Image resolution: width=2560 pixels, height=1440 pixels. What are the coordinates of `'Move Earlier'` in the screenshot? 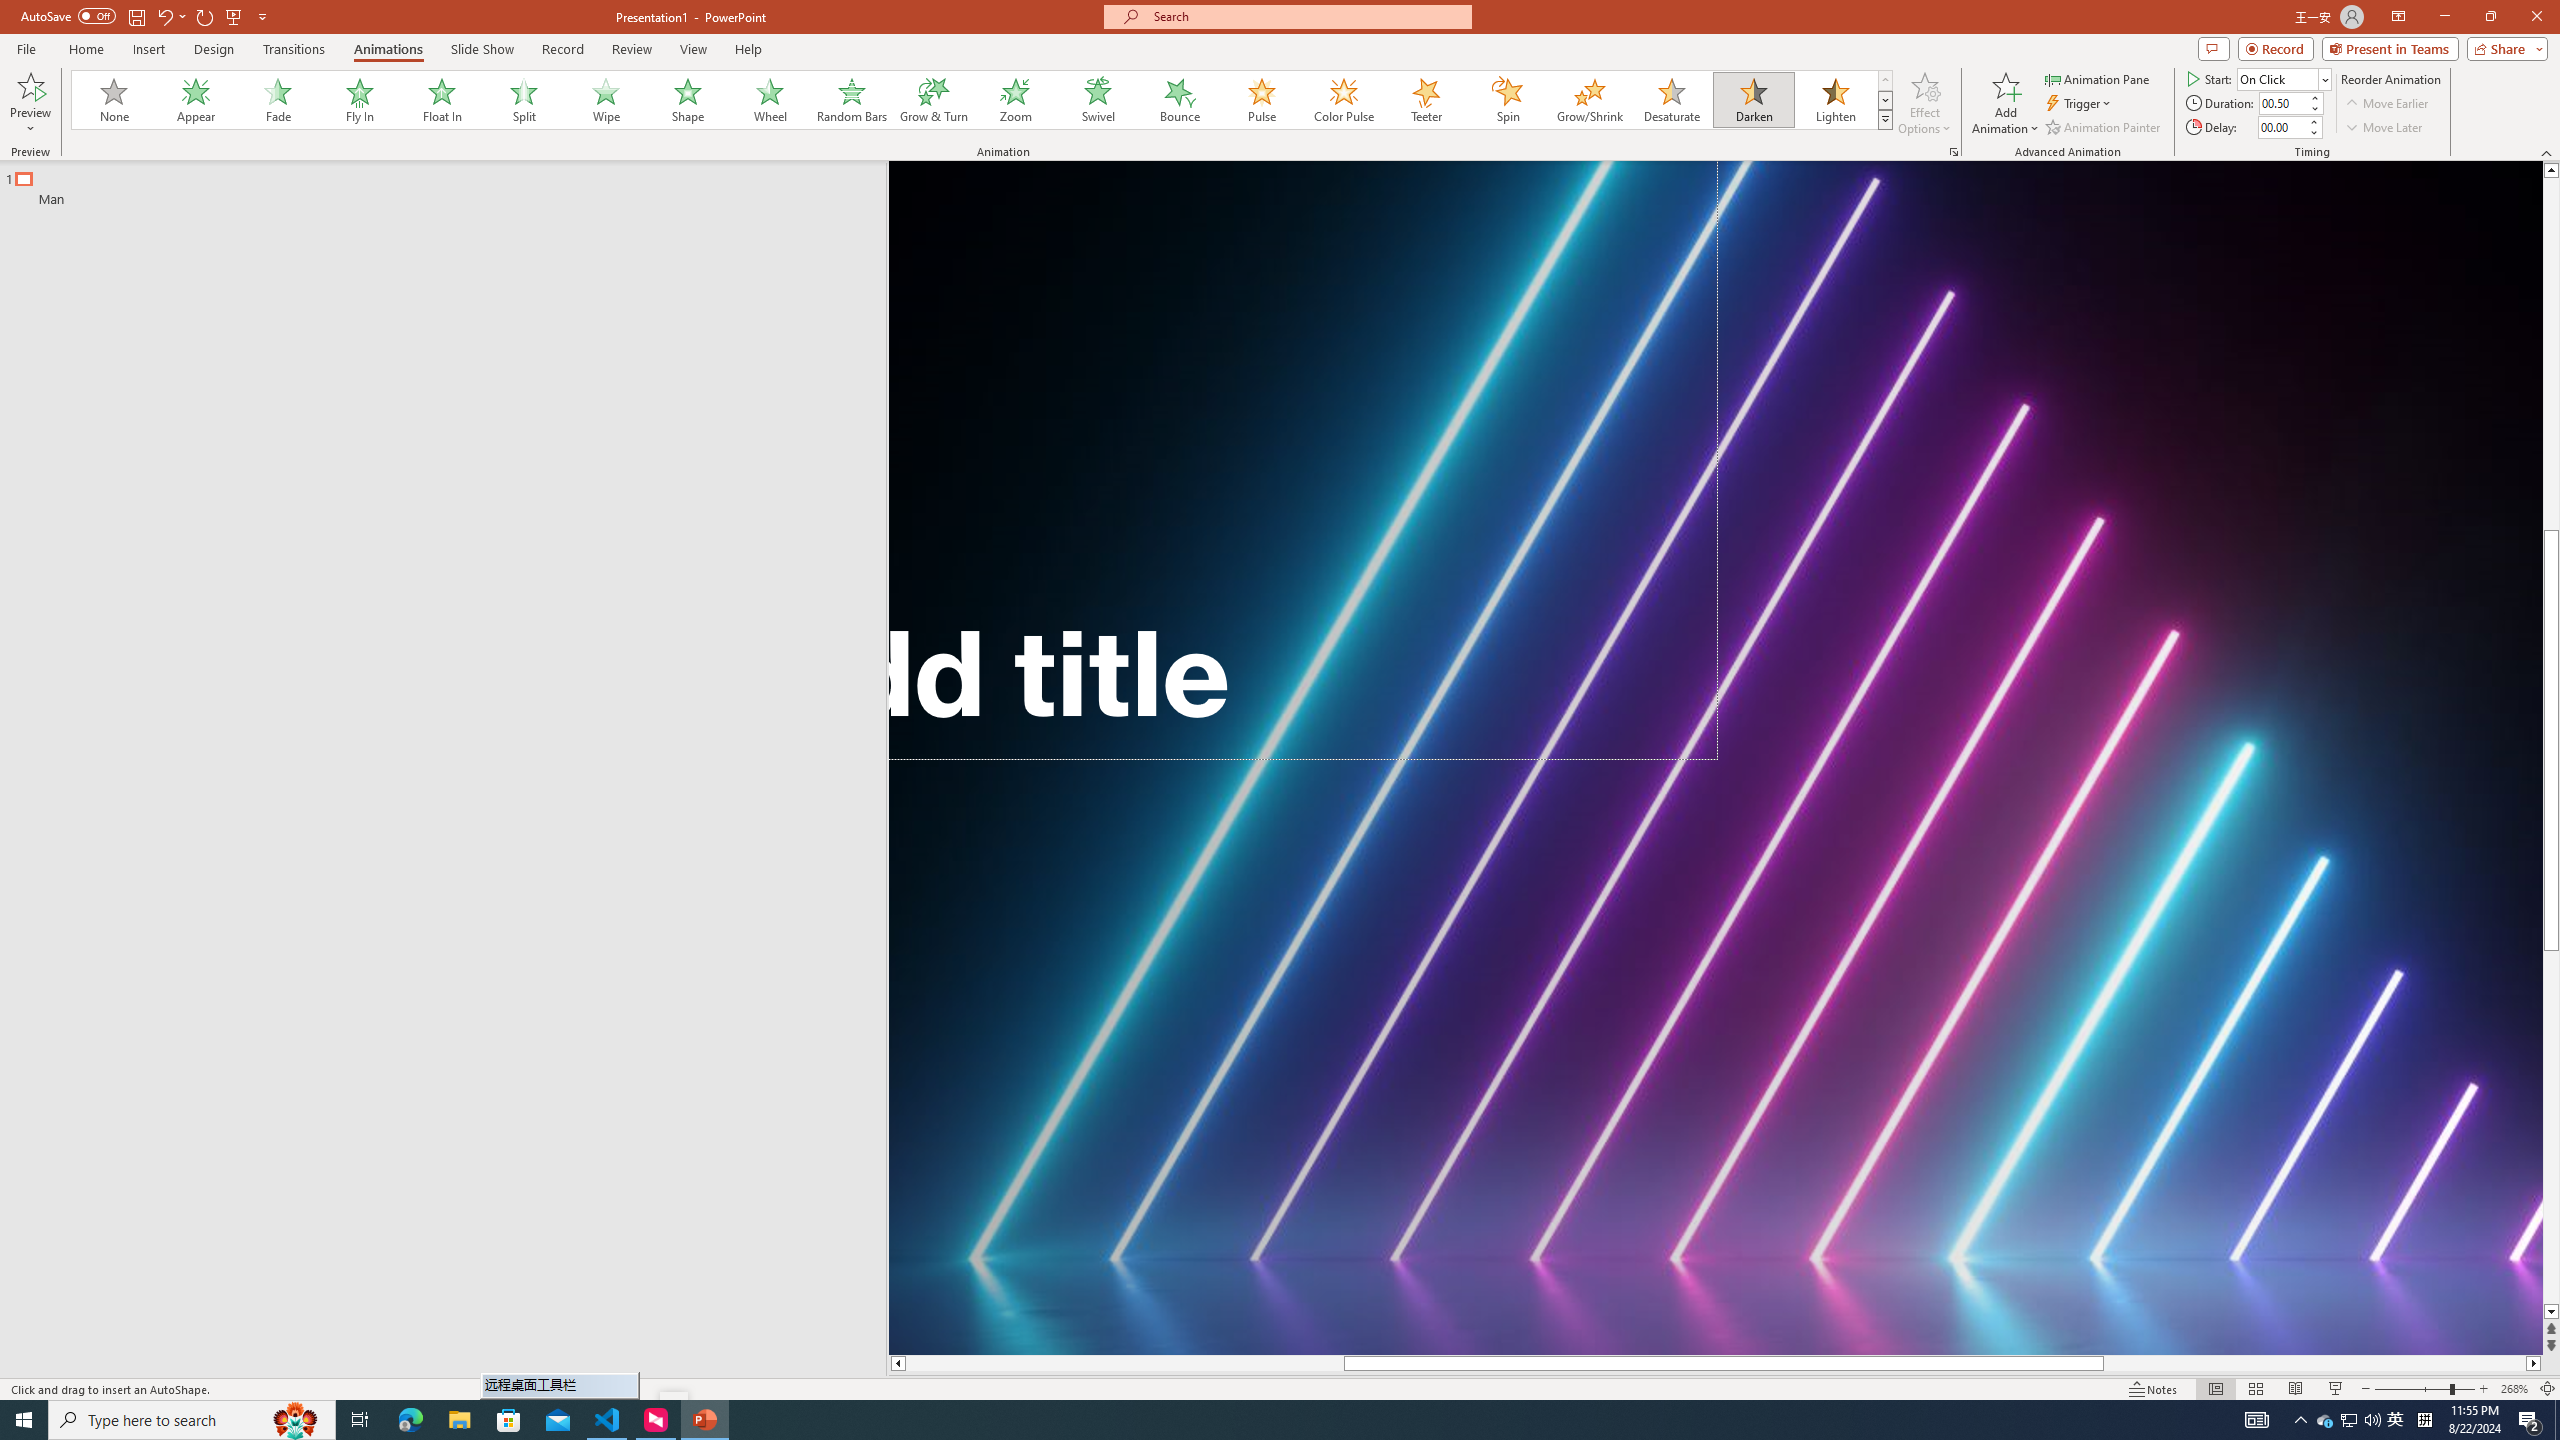 It's located at (2386, 103).